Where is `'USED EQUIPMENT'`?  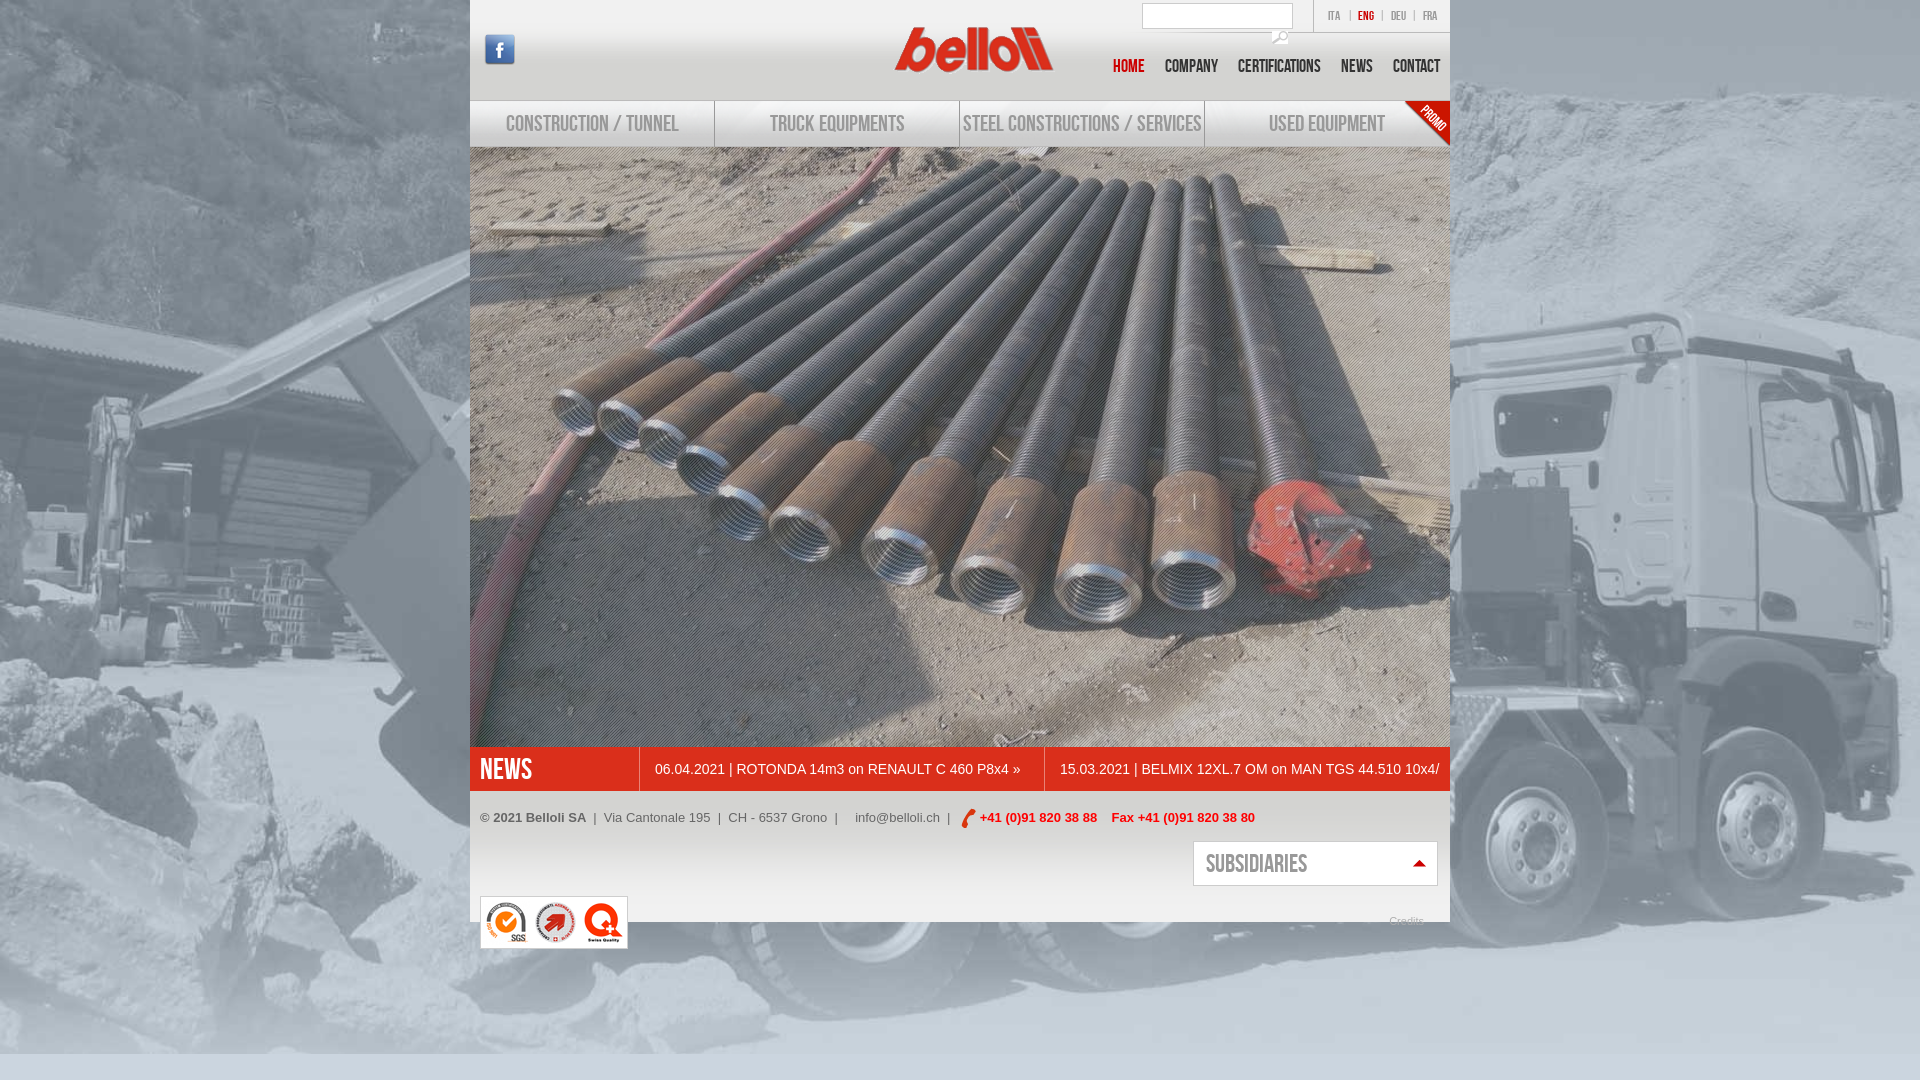 'USED EQUIPMENT' is located at coordinates (1326, 123).